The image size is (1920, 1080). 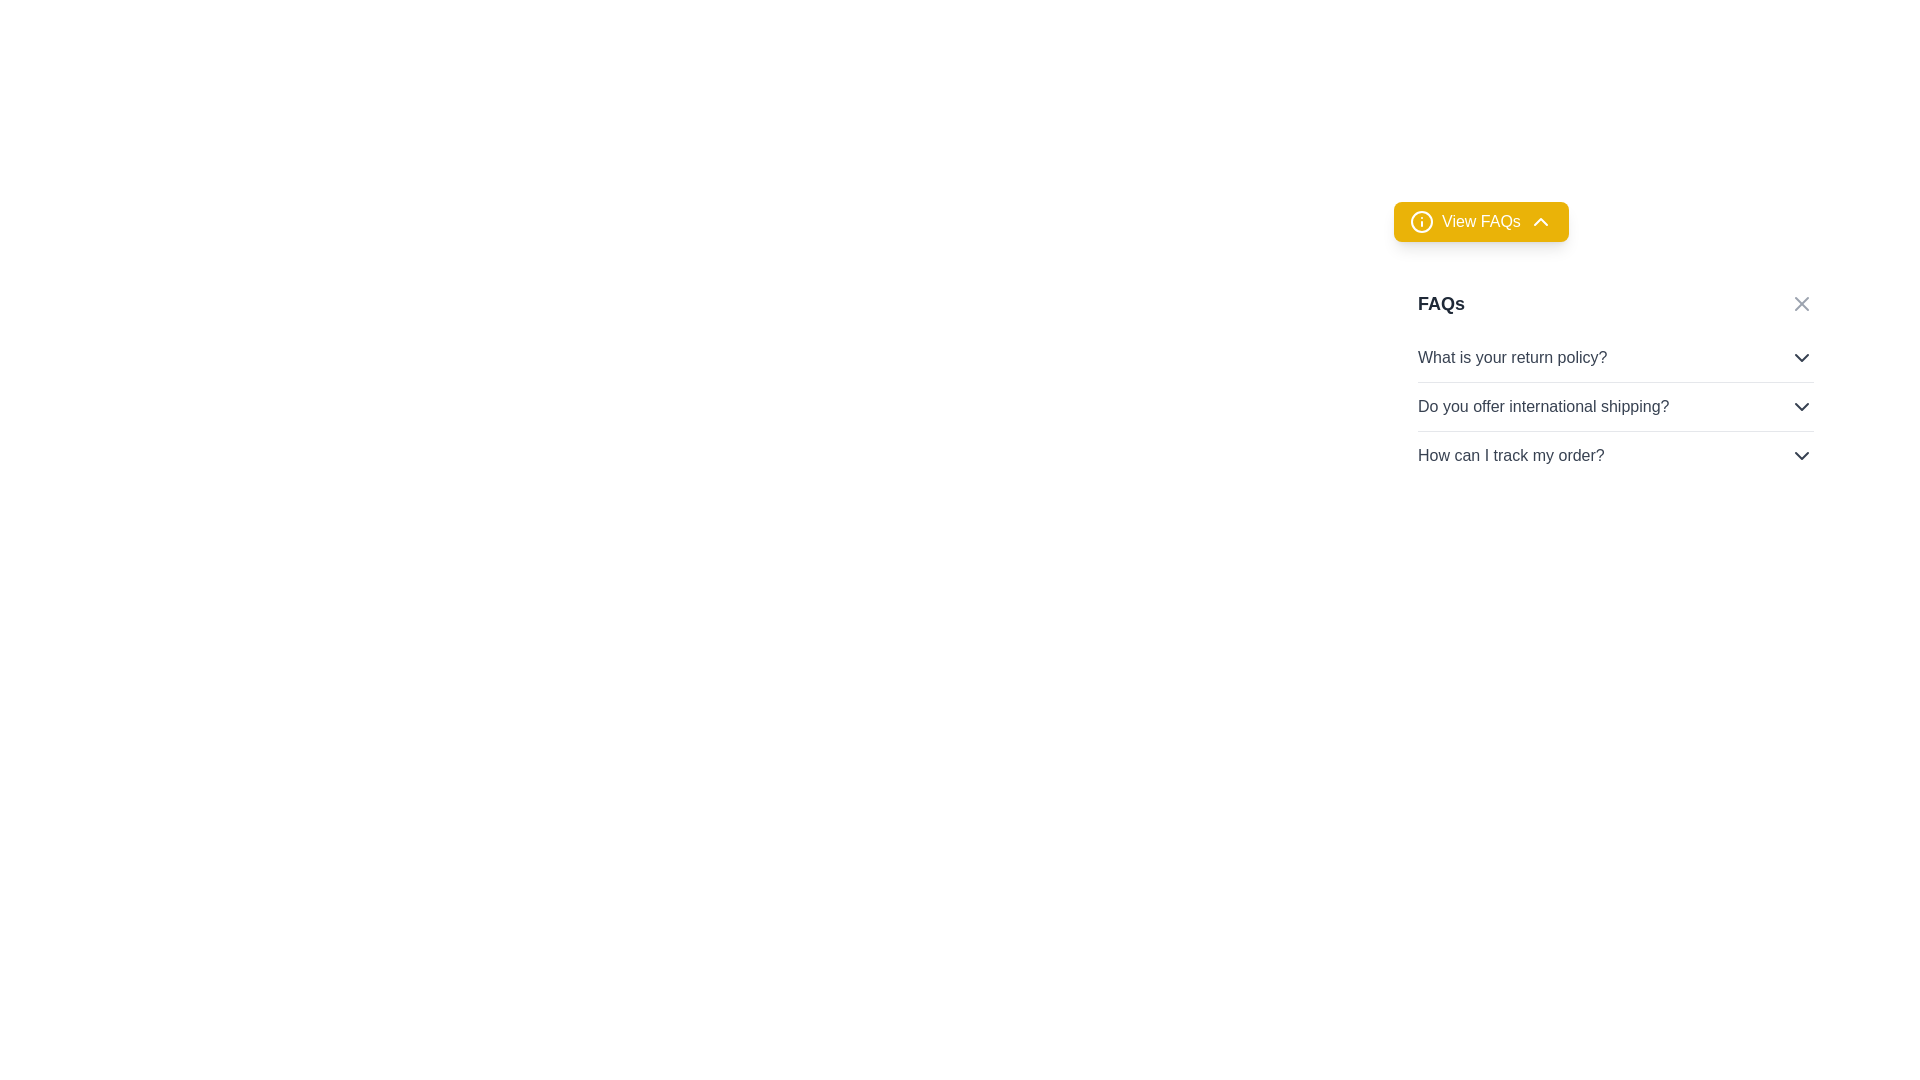 I want to click on the yellow rounded button labeled 'View FAQs' with an 'i' icon on the left, so click(x=1481, y=222).